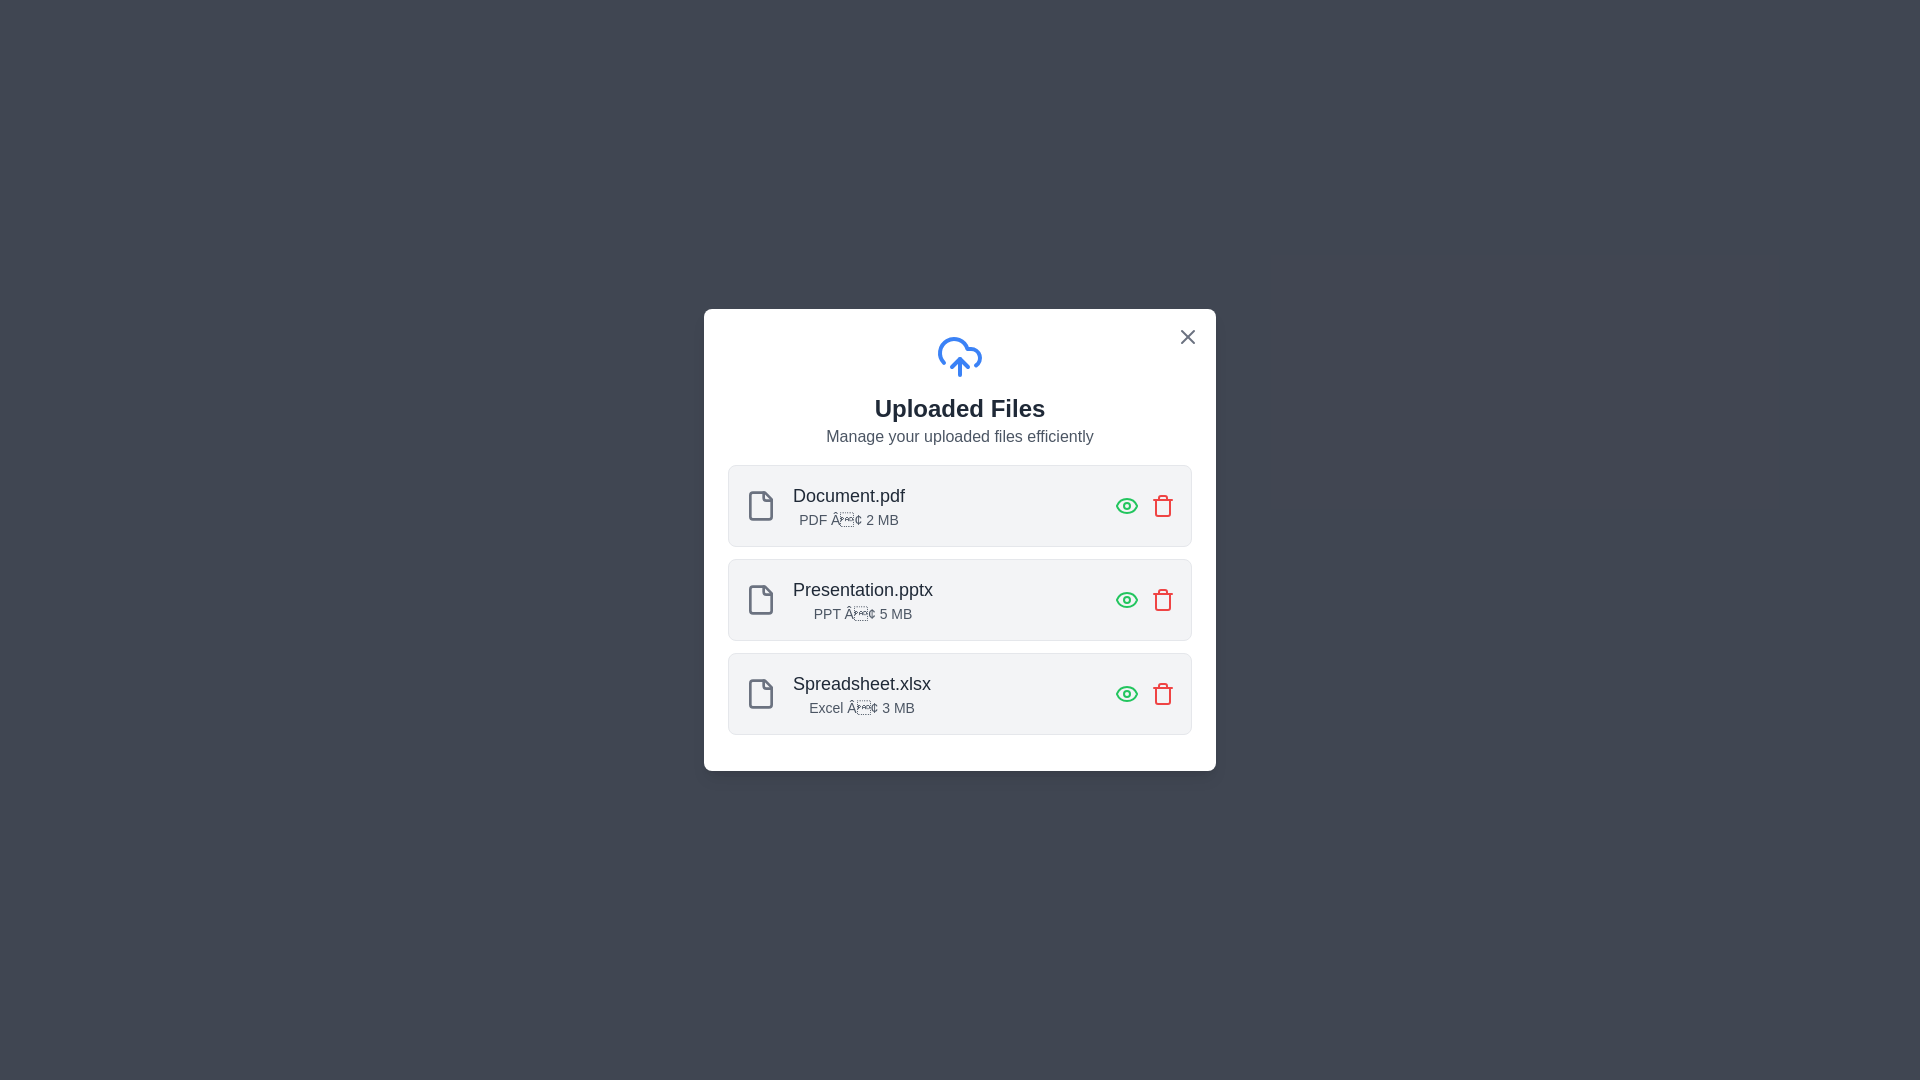 This screenshot has height=1080, width=1920. What do you see at coordinates (1162, 504) in the screenshot?
I see `the delete icon located on the right side of the entry for the file 'Spreadsheet.xlsx'` at bounding box center [1162, 504].